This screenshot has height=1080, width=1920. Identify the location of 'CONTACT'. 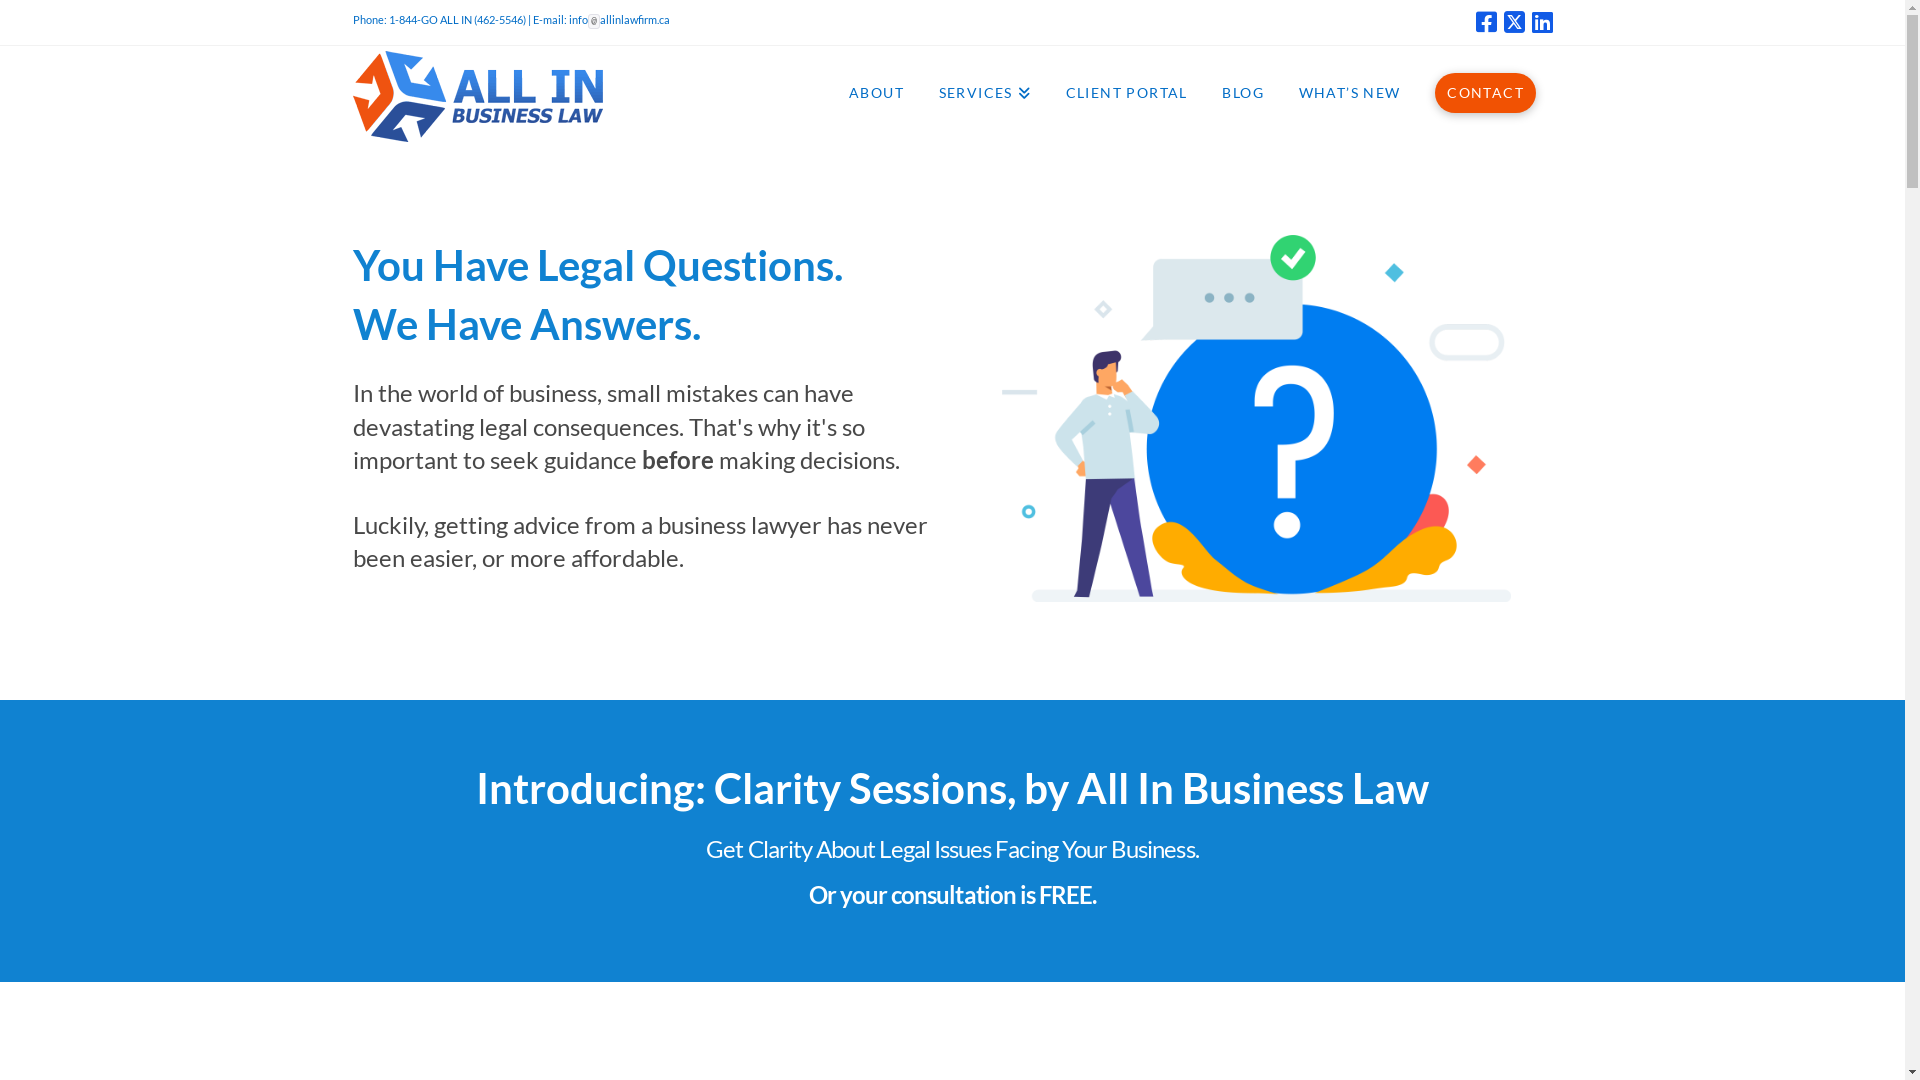
(1415, 91).